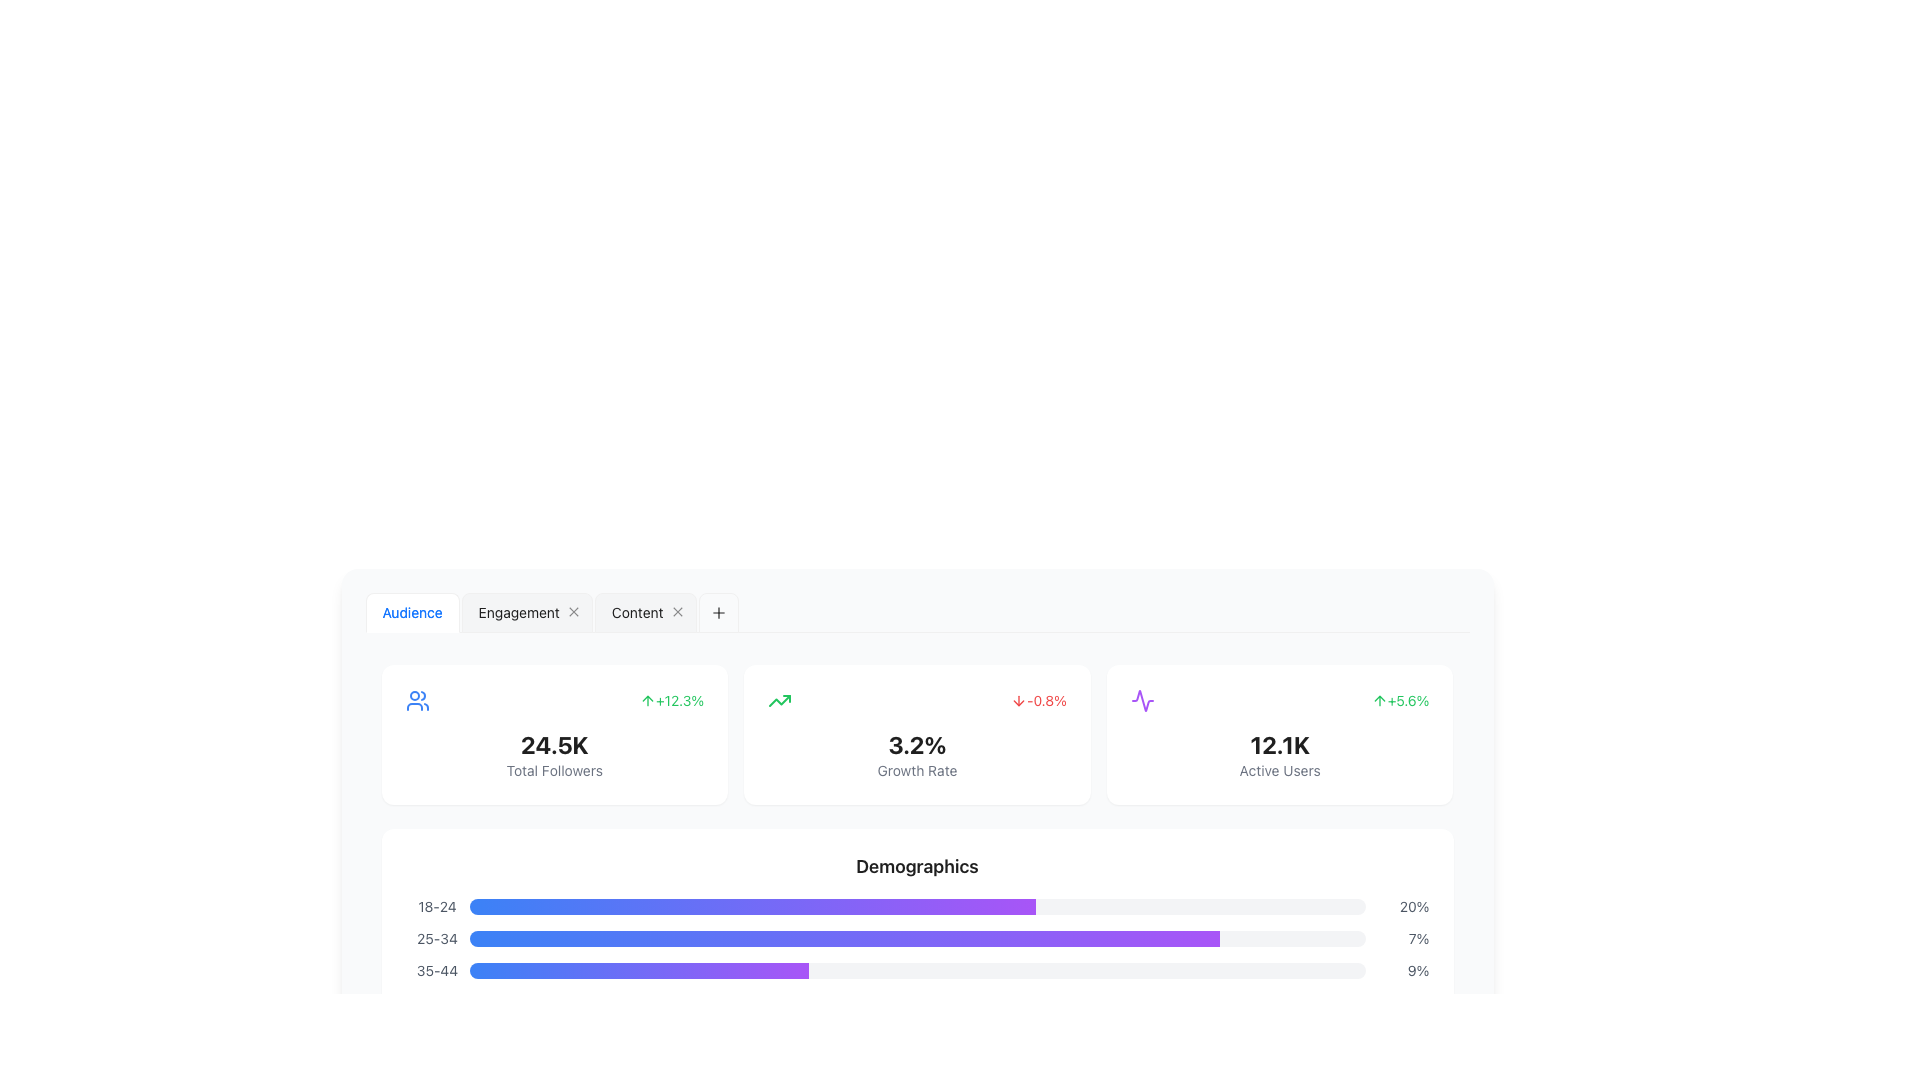 This screenshot has height=1080, width=1920. Describe the element at coordinates (916, 866) in the screenshot. I see `the text label displaying 'Demographics' which is styled as bold and larger than surrounding text, located centrally above graphical data representations` at that location.